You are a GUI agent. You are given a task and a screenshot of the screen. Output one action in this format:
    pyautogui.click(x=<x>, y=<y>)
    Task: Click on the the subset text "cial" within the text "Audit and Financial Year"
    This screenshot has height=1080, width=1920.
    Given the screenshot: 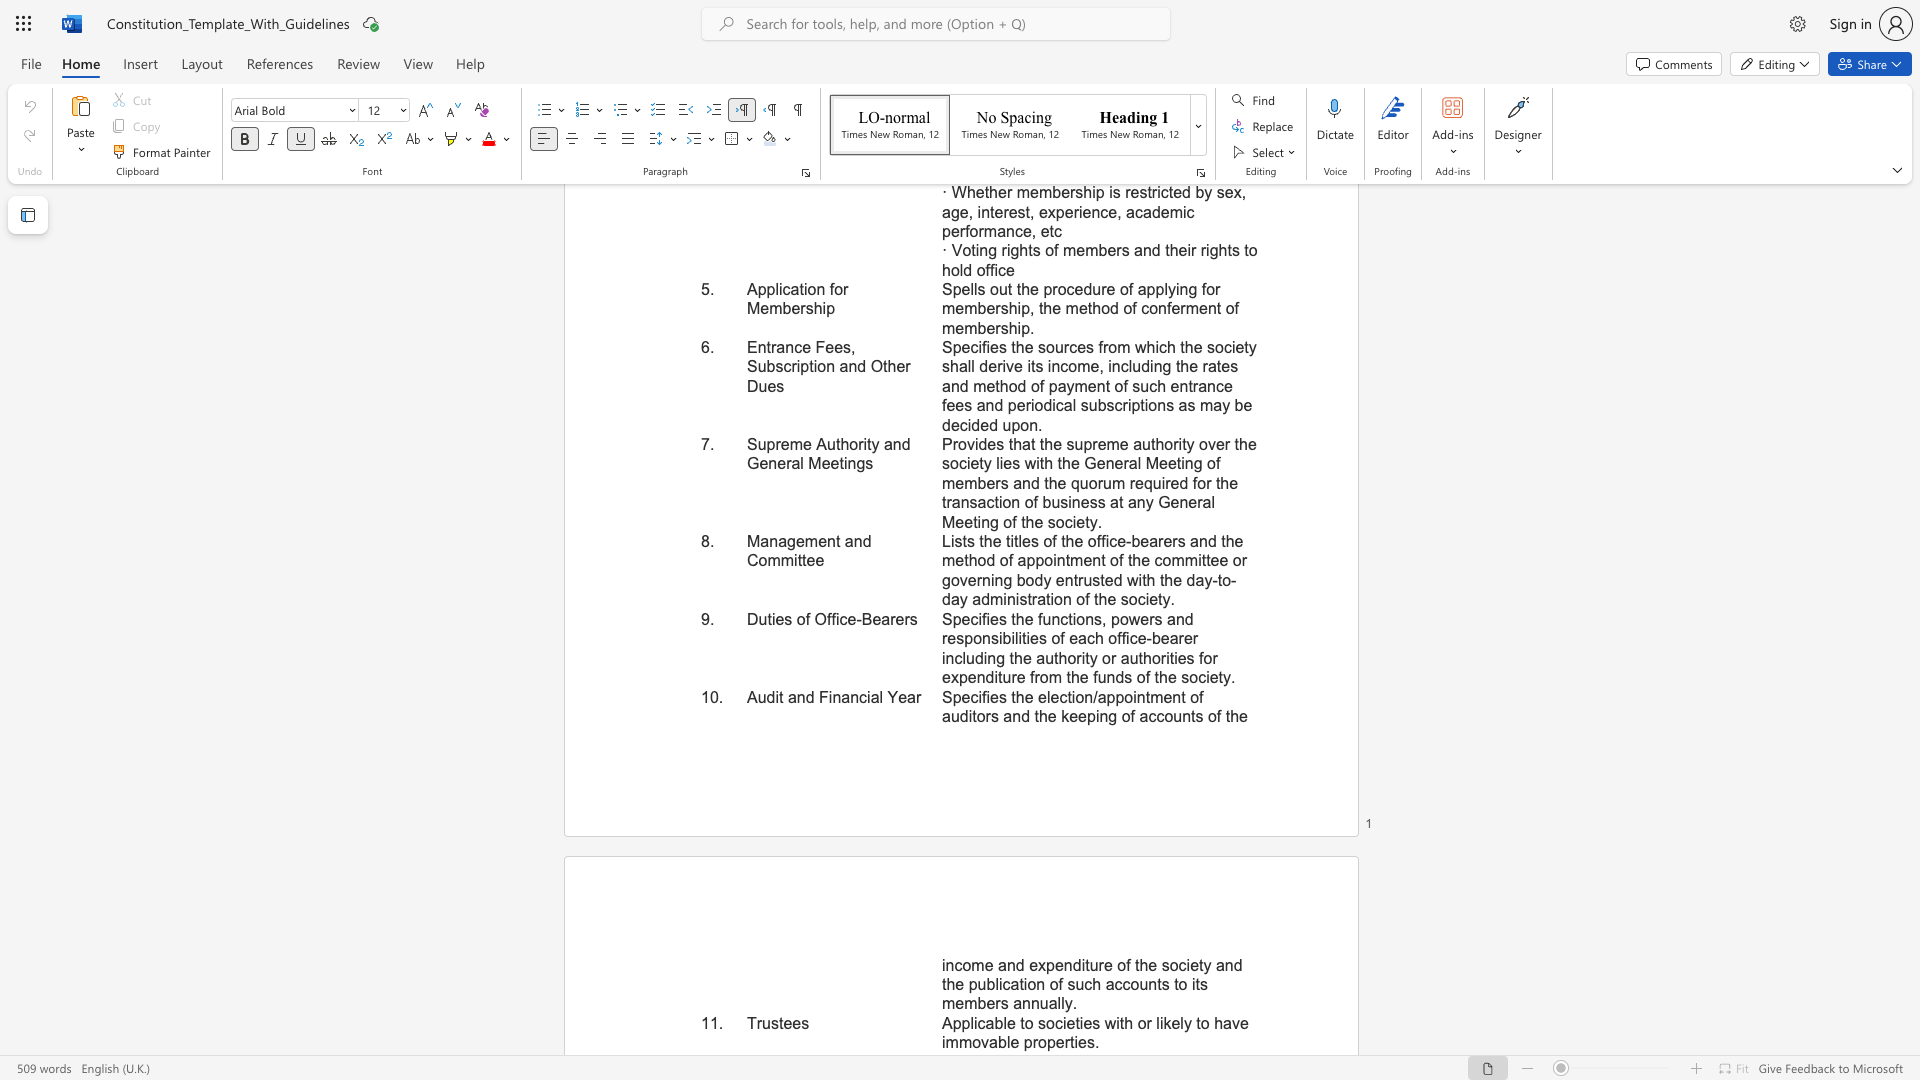 What is the action you would take?
    pyautogui.click(x=859, y=696)
    